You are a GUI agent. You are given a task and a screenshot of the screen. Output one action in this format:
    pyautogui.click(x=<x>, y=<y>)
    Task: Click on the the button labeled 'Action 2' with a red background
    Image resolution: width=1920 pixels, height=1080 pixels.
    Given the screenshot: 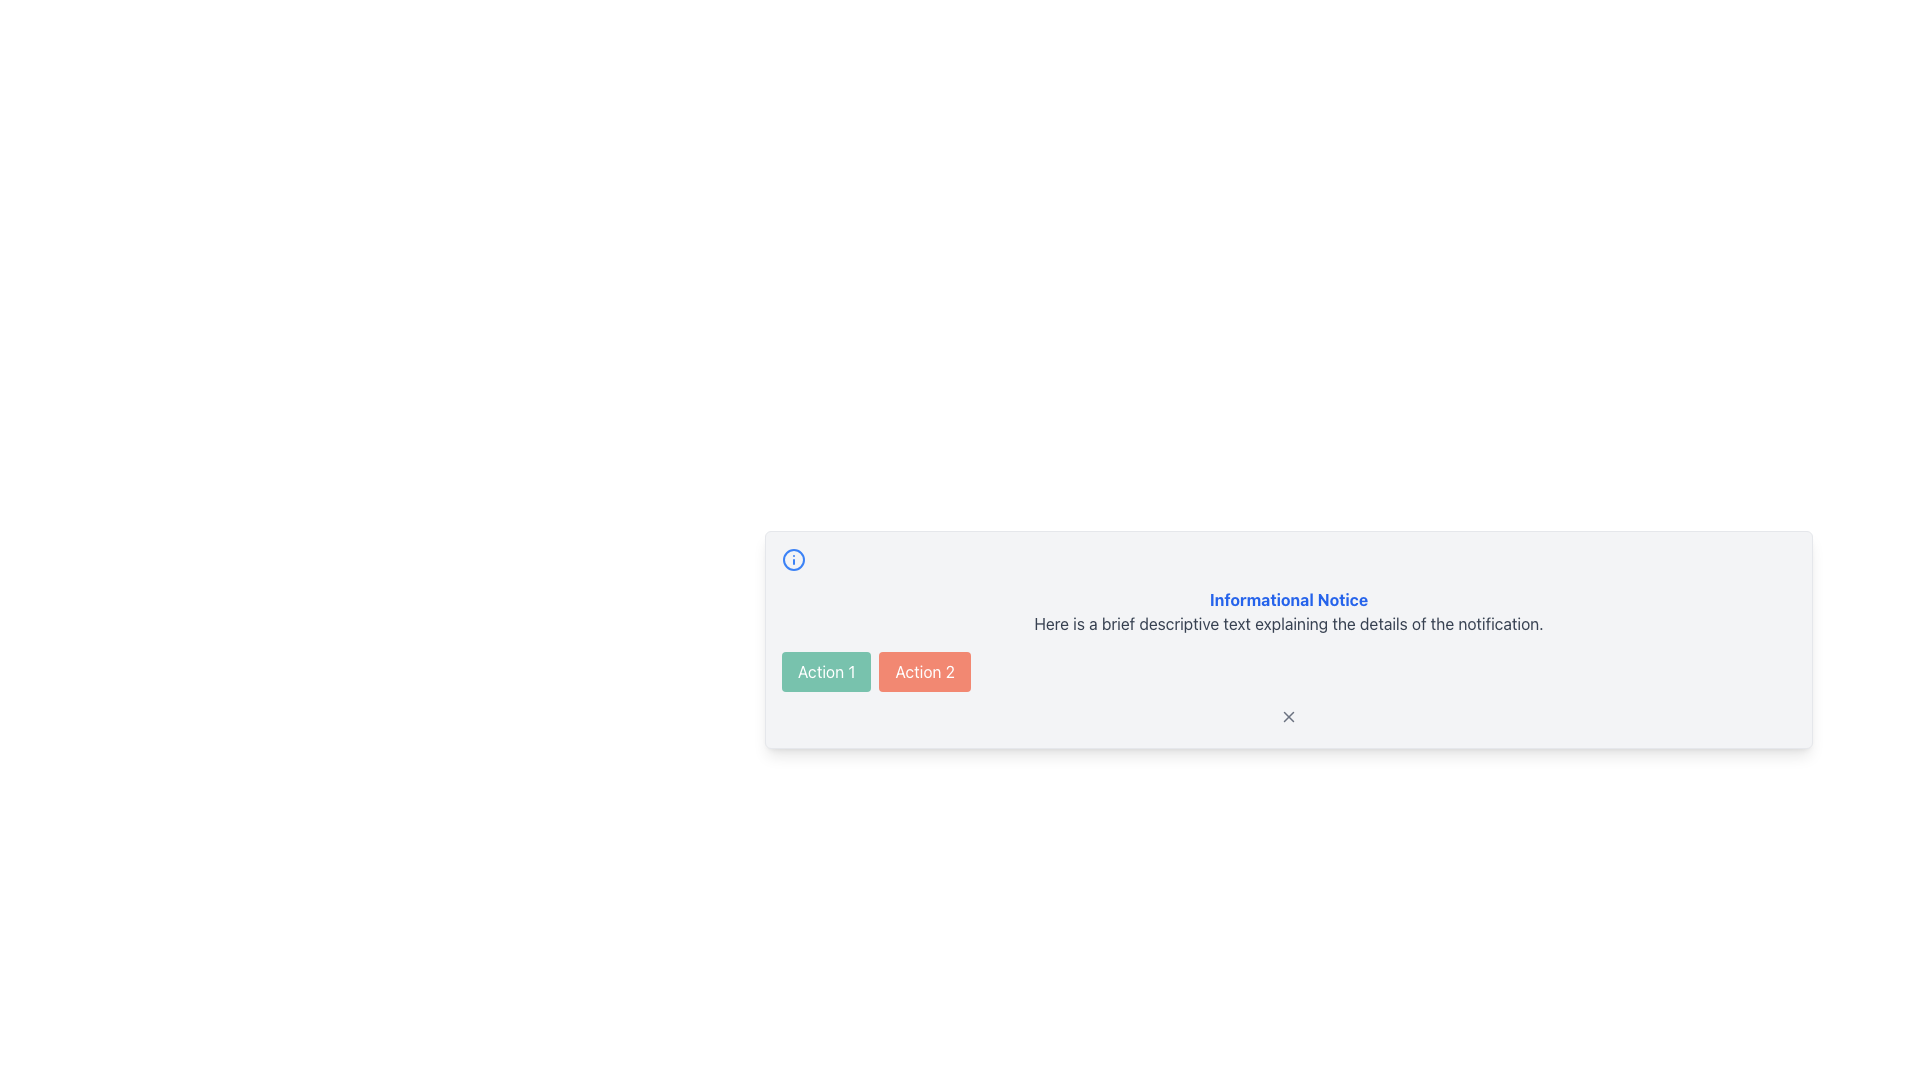 What is the action you would take?
    pyautogui.click(x=924, y=671)
    